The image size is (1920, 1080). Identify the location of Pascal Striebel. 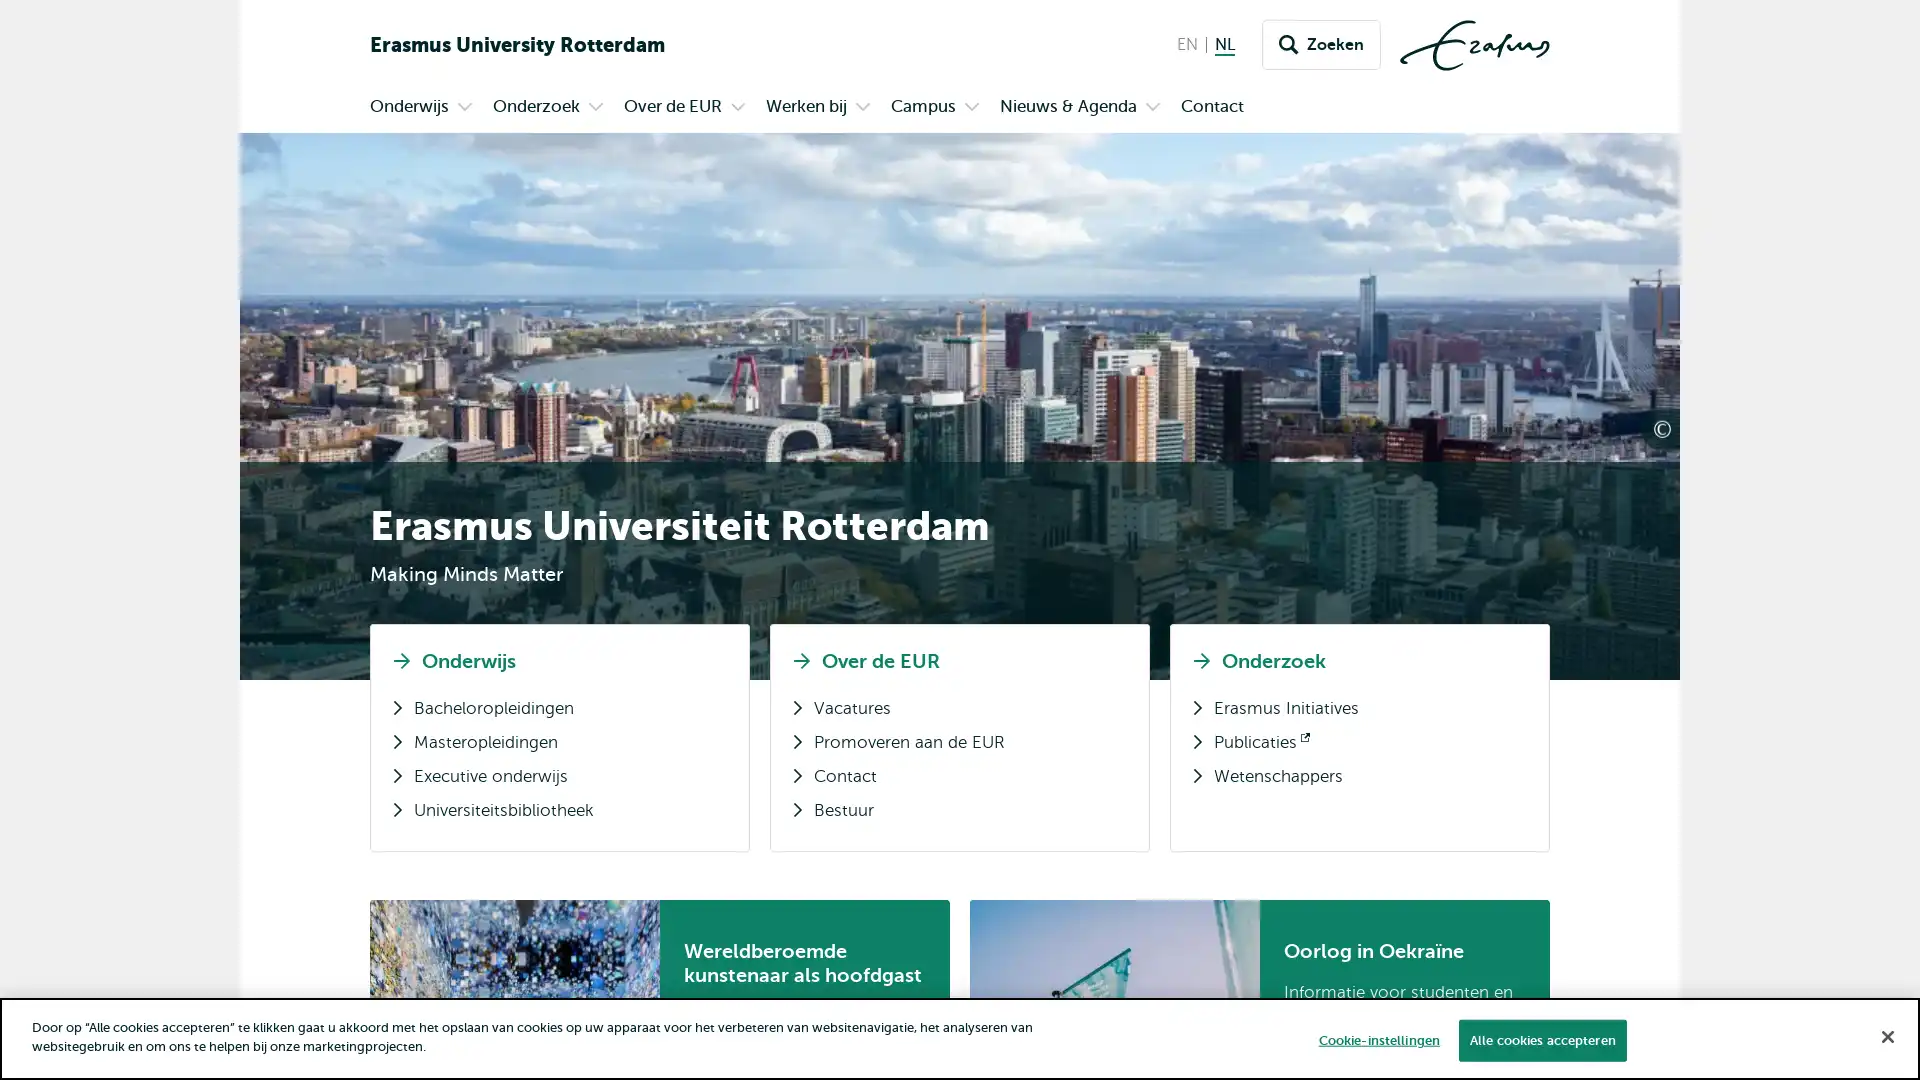
(1739, 419).